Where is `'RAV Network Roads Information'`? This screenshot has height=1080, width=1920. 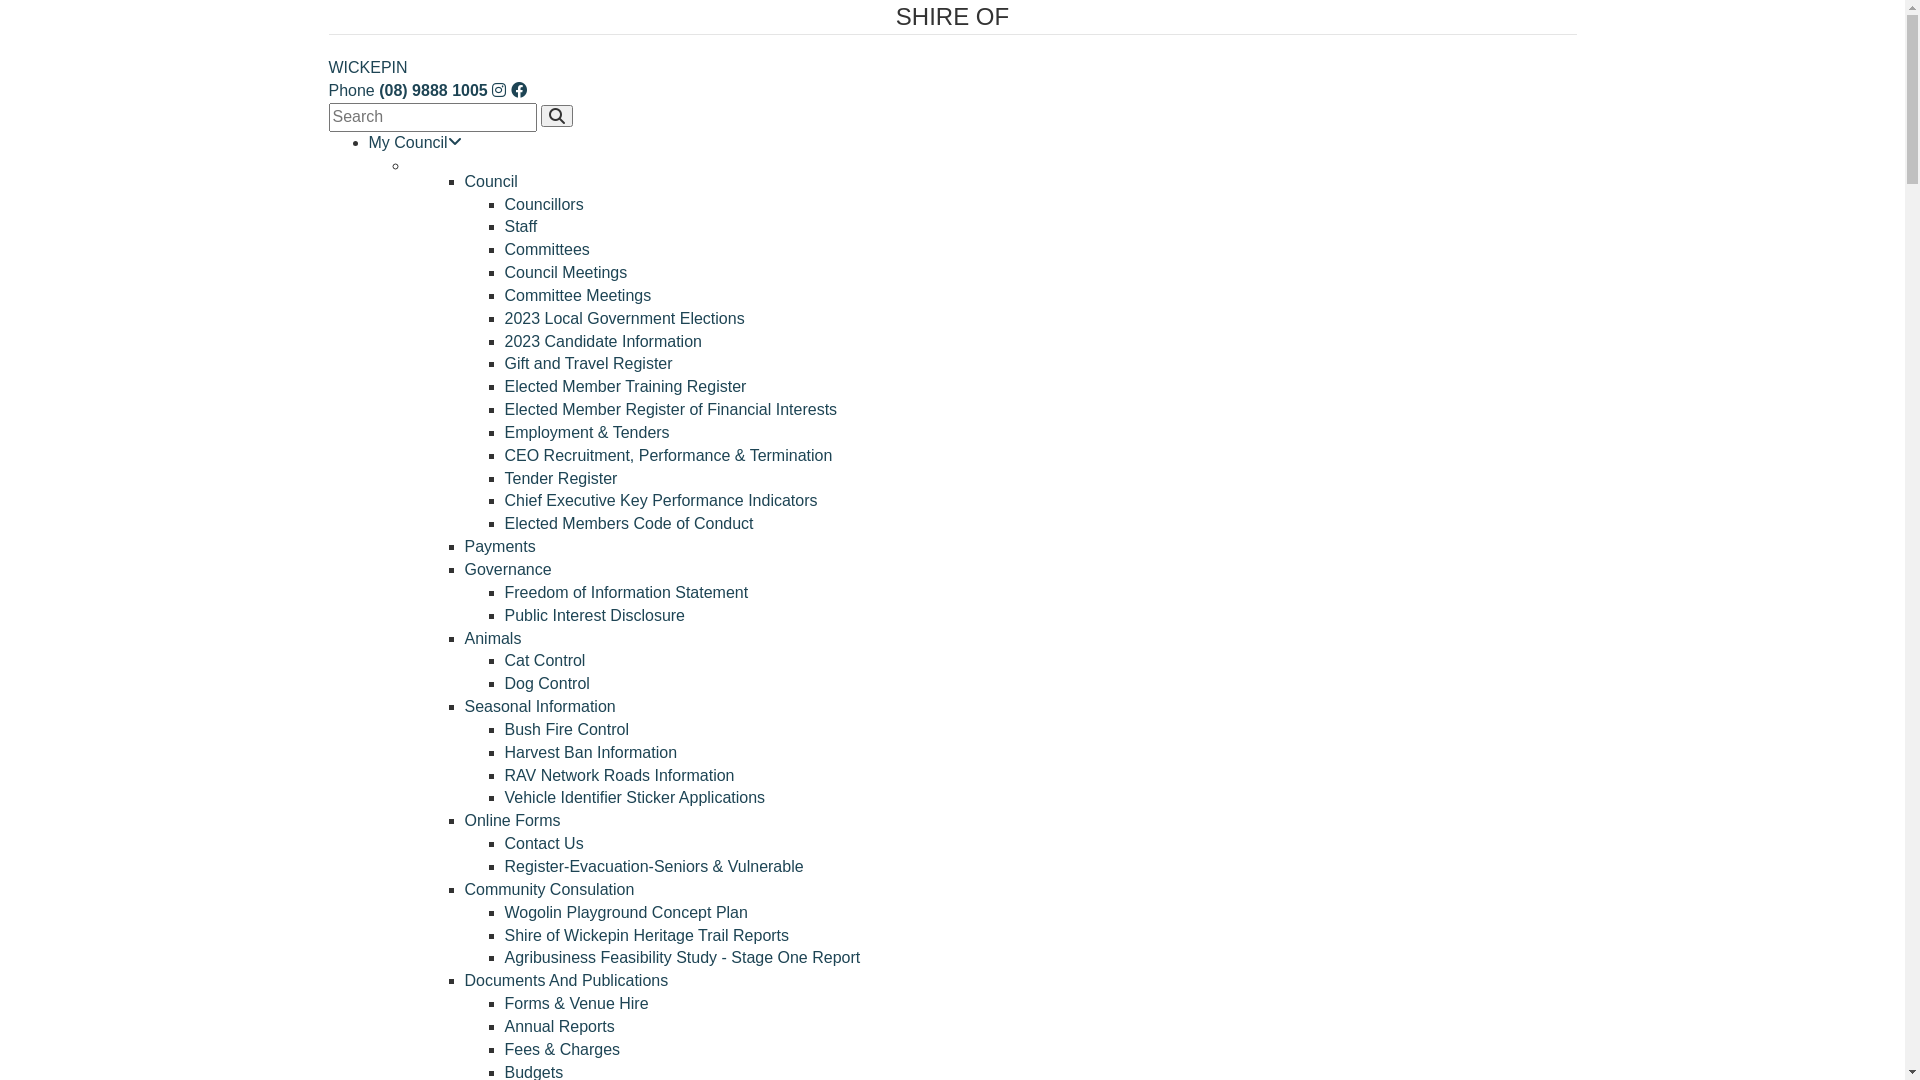 'RAV Network Roads Information' is located at coordinates (618, 774).